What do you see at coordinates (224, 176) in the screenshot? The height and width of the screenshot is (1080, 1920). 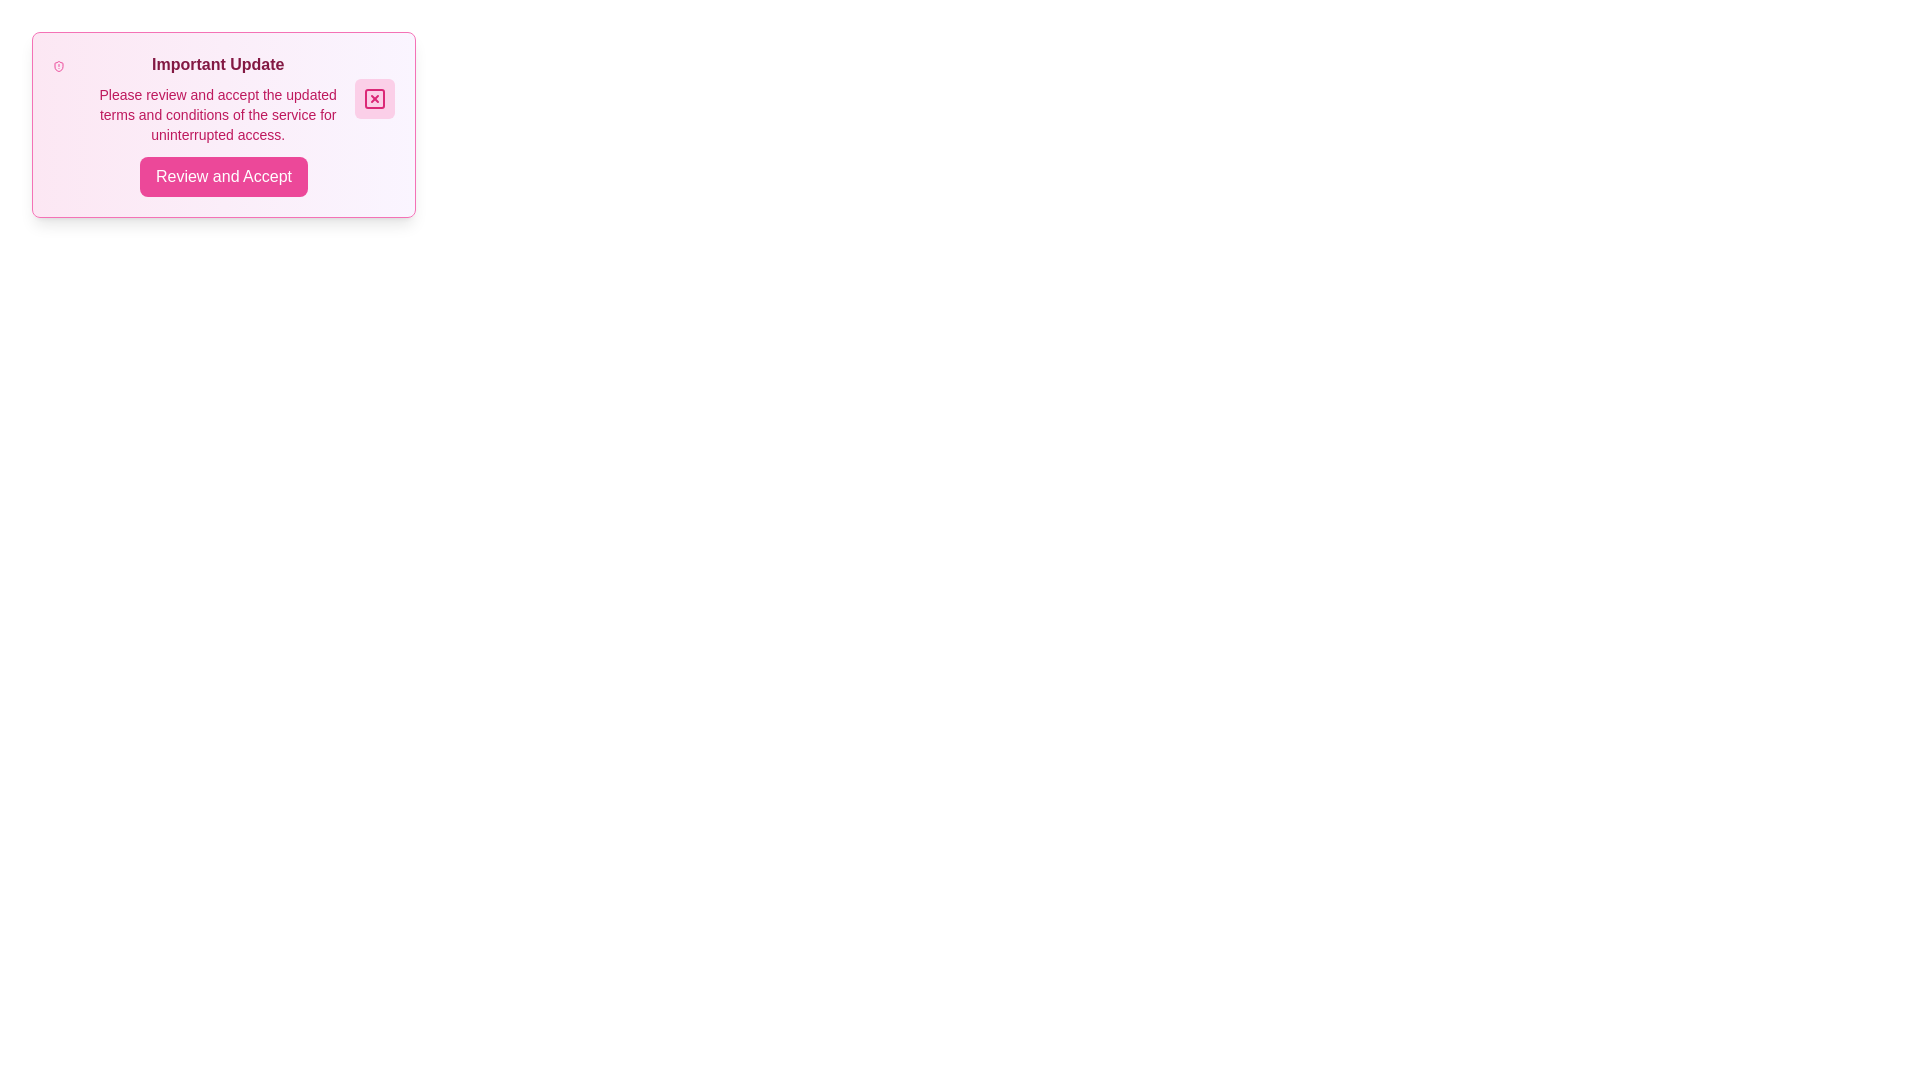 I see `the confirmation button located at the bottom of the 'Important Update' notification card` at bounding box center [224, 176].